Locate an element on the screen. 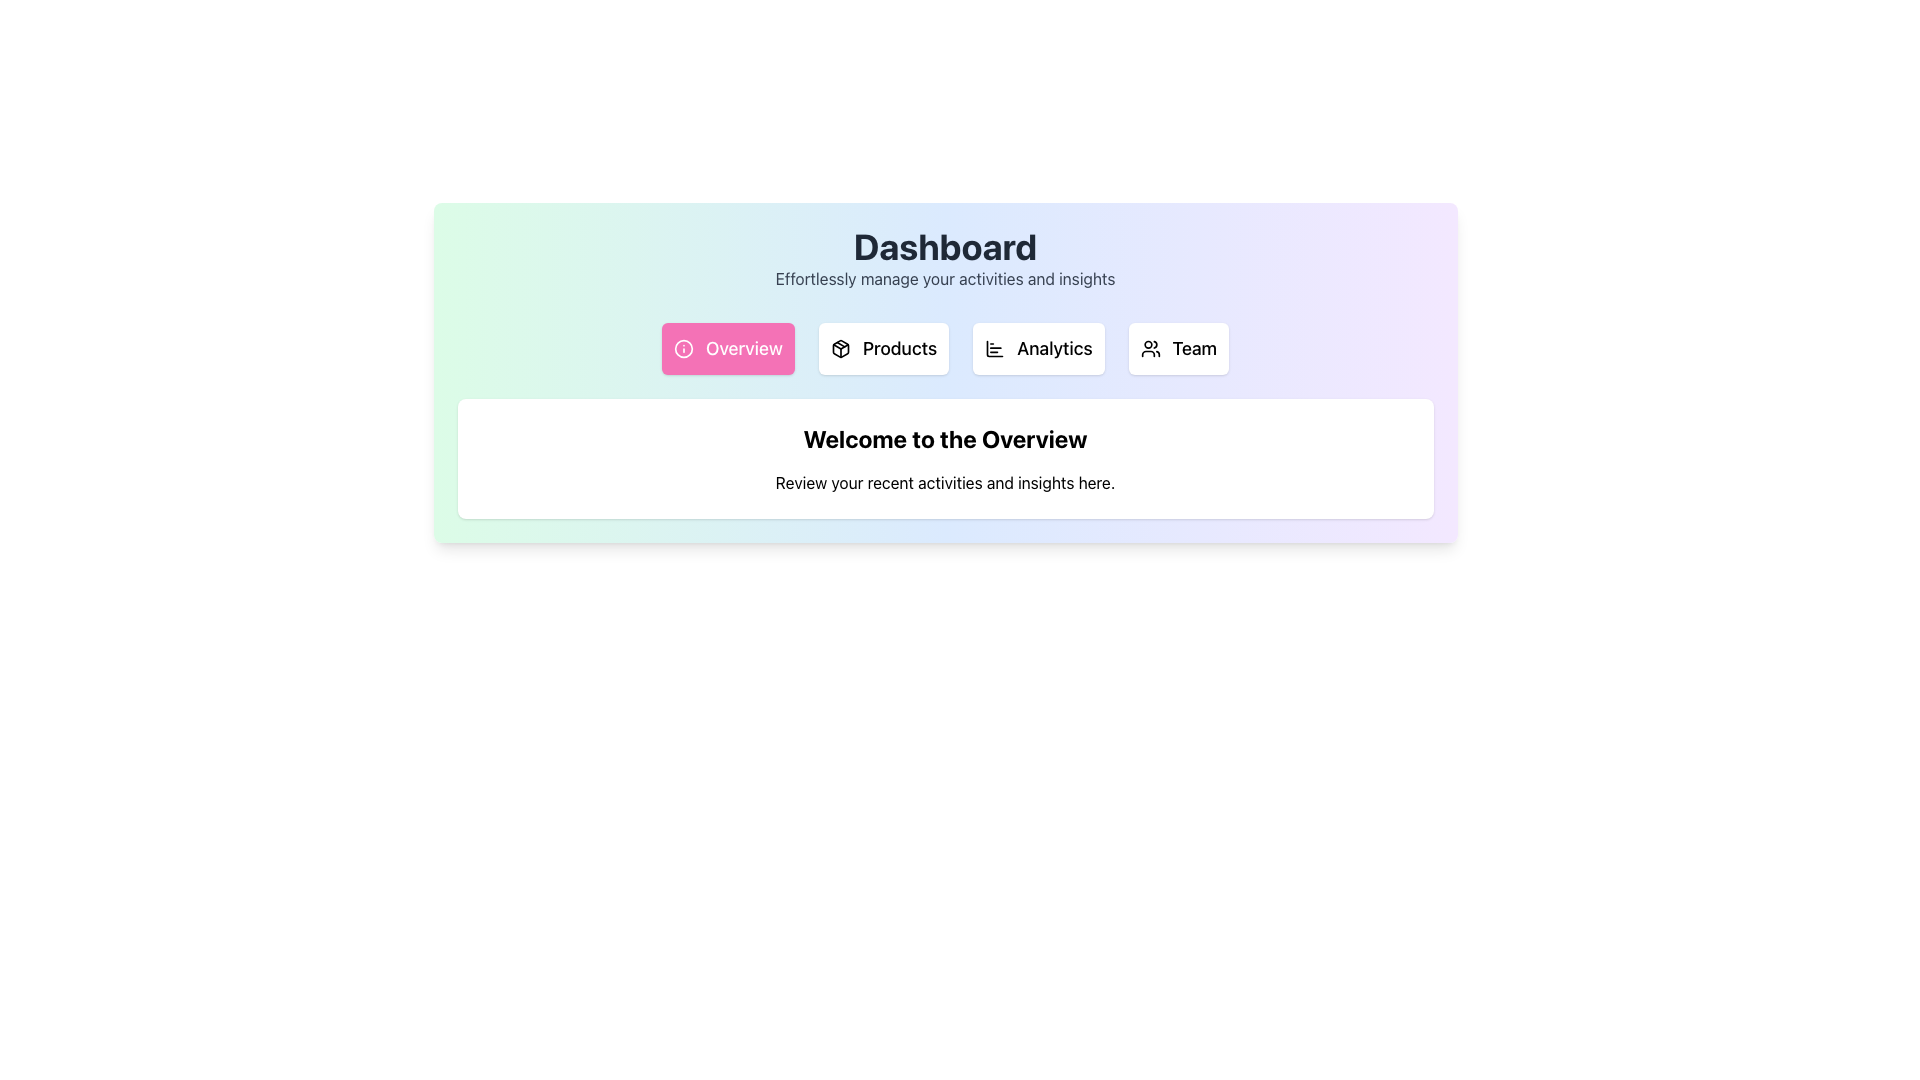  the compact rectangular SVG Icon depicting a package or box located within the 'Products' button in the navigation bar below the 'Dashboard' heading is located at coordinates (840, 347).